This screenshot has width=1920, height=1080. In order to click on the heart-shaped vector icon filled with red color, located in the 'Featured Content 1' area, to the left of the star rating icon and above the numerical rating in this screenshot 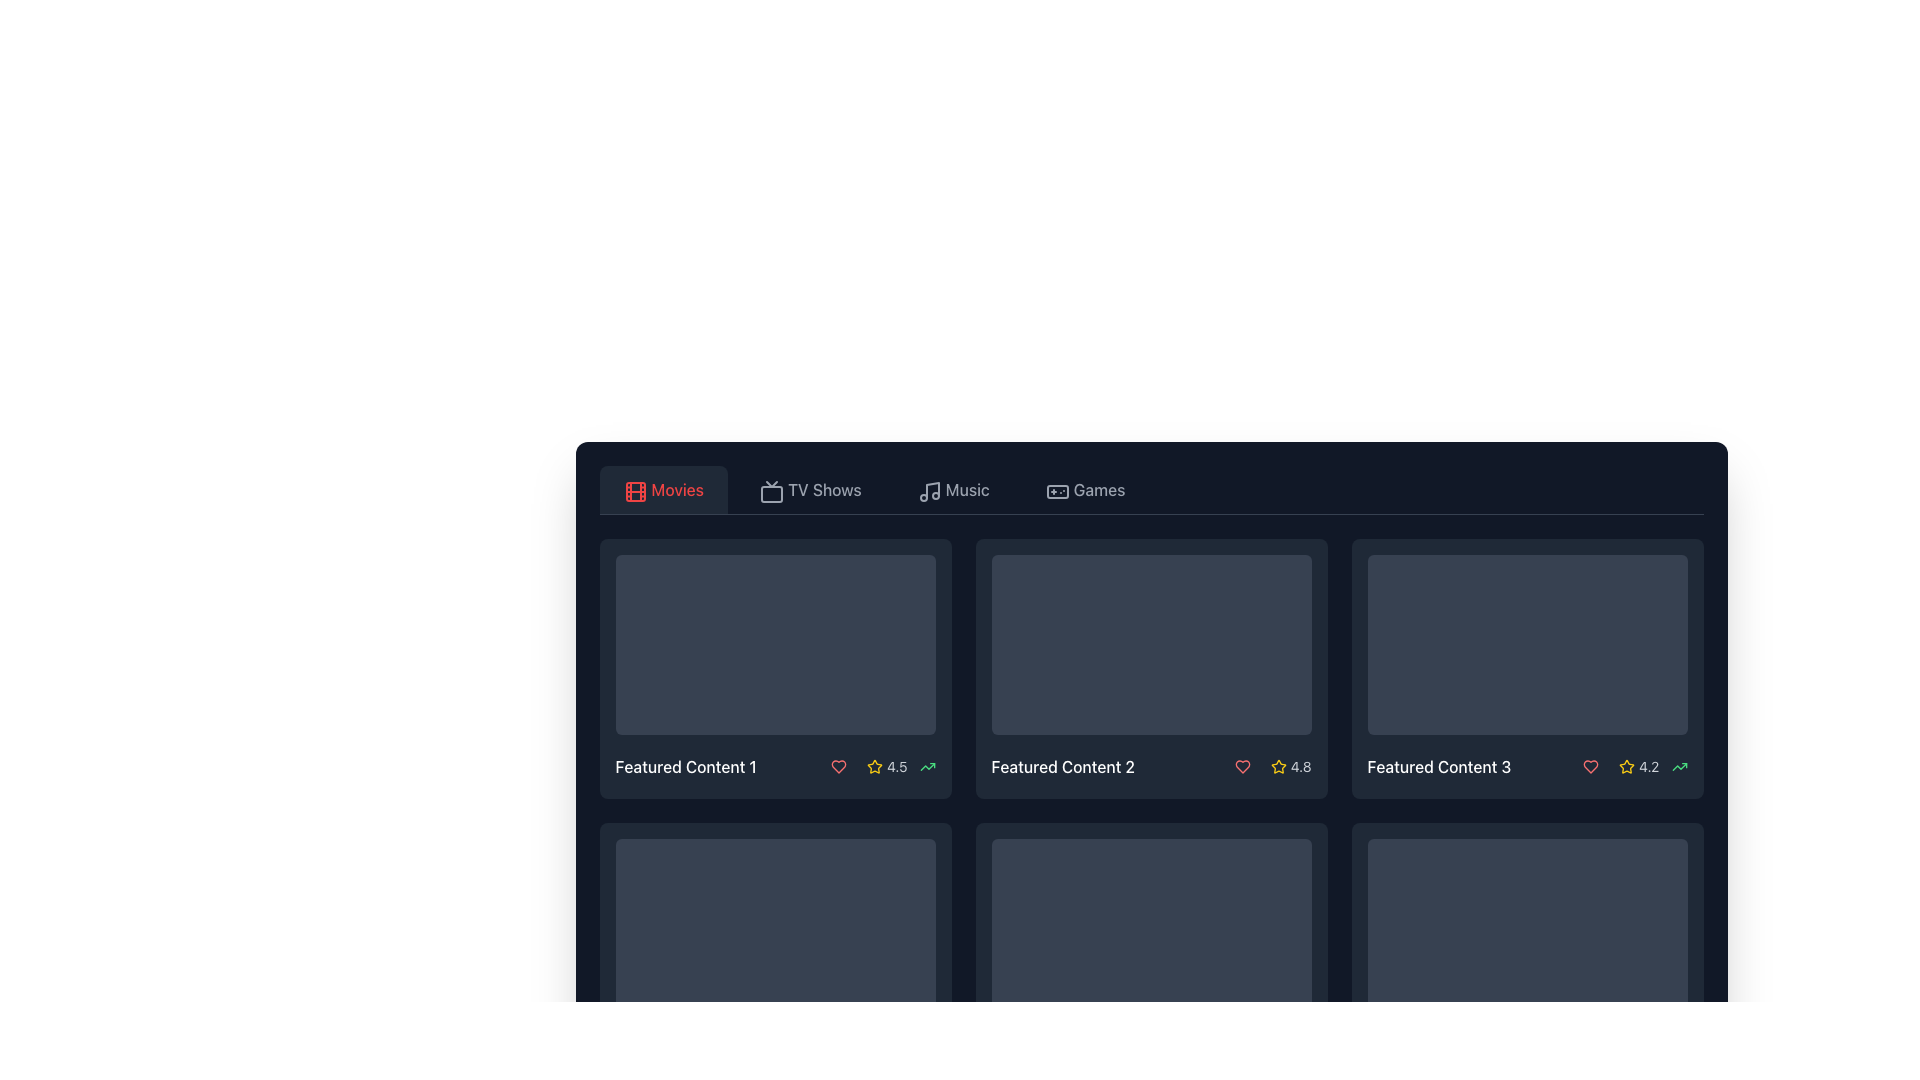, I will do `click(839, 766)`.